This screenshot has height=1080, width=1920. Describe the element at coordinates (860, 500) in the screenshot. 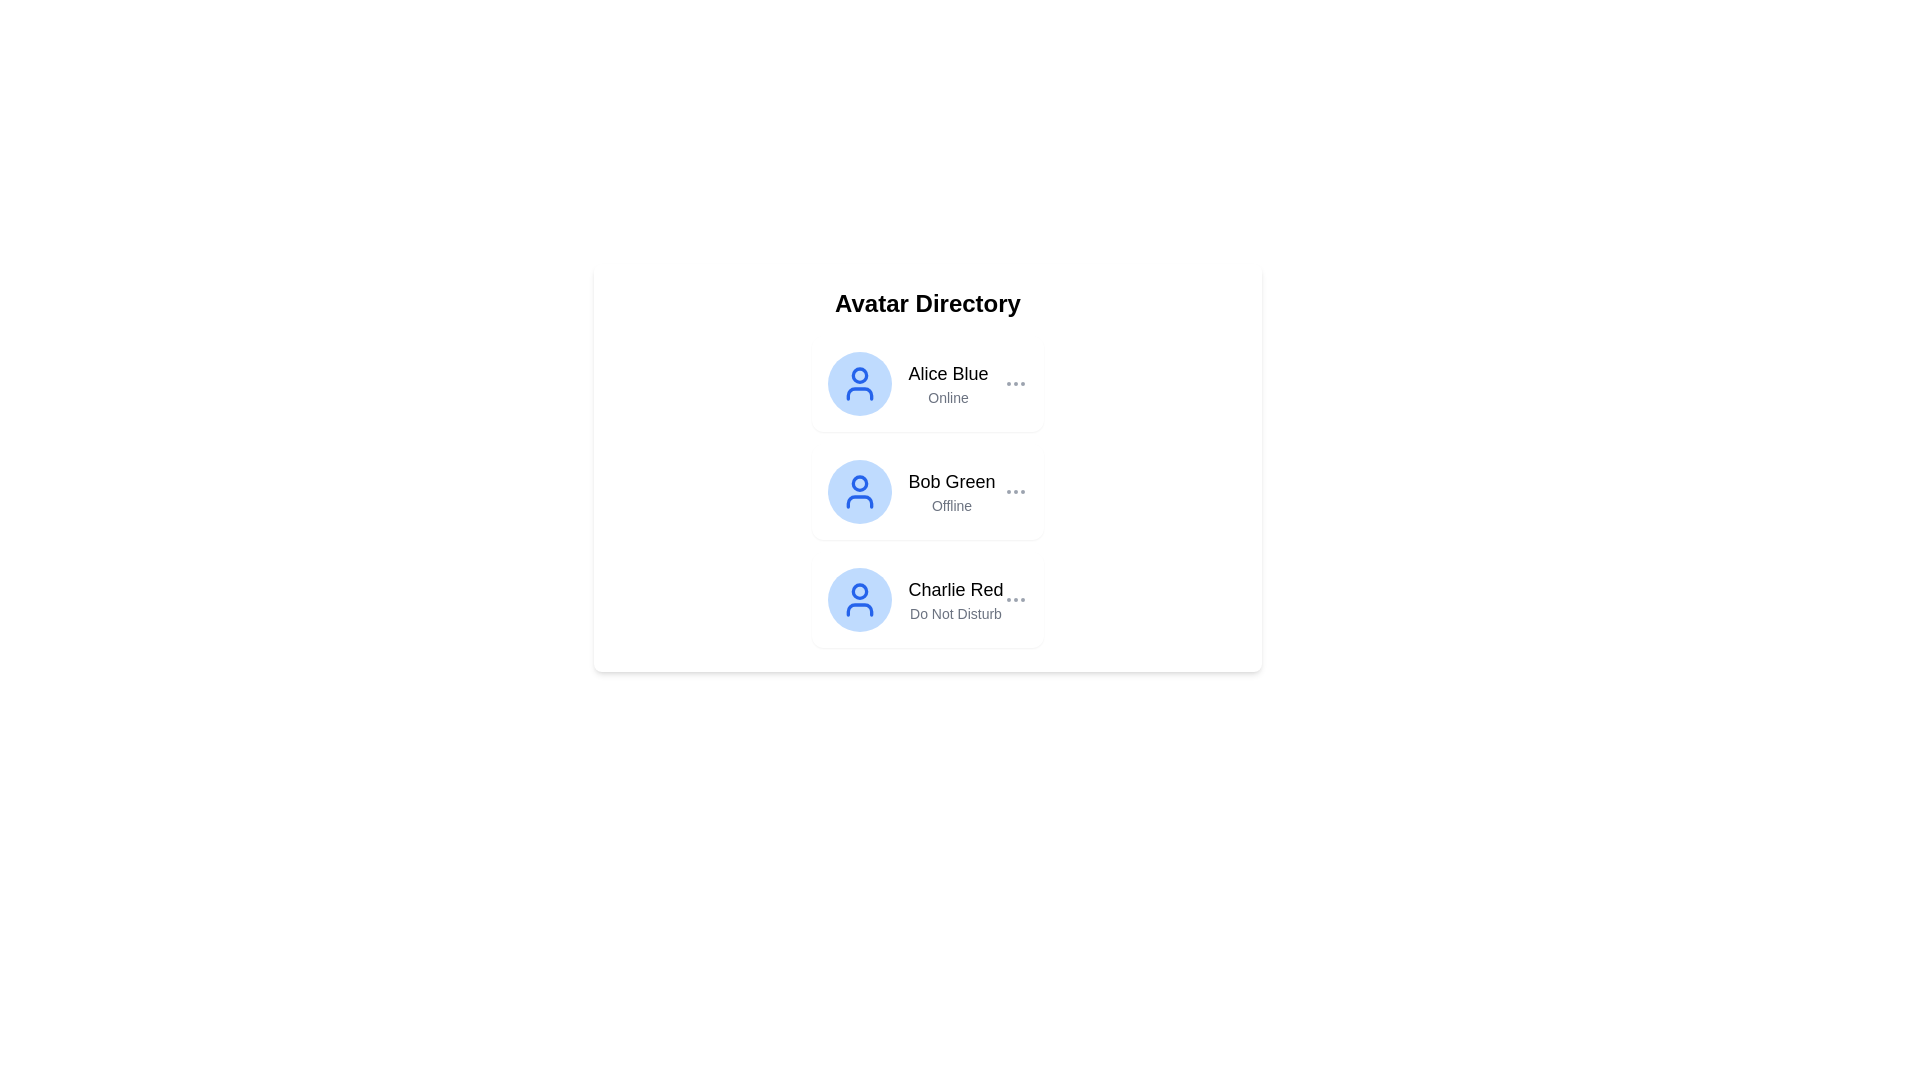

I see `the body portion of the second avatar icon in the Avatar Directory, which visually represents user identification` at that location.